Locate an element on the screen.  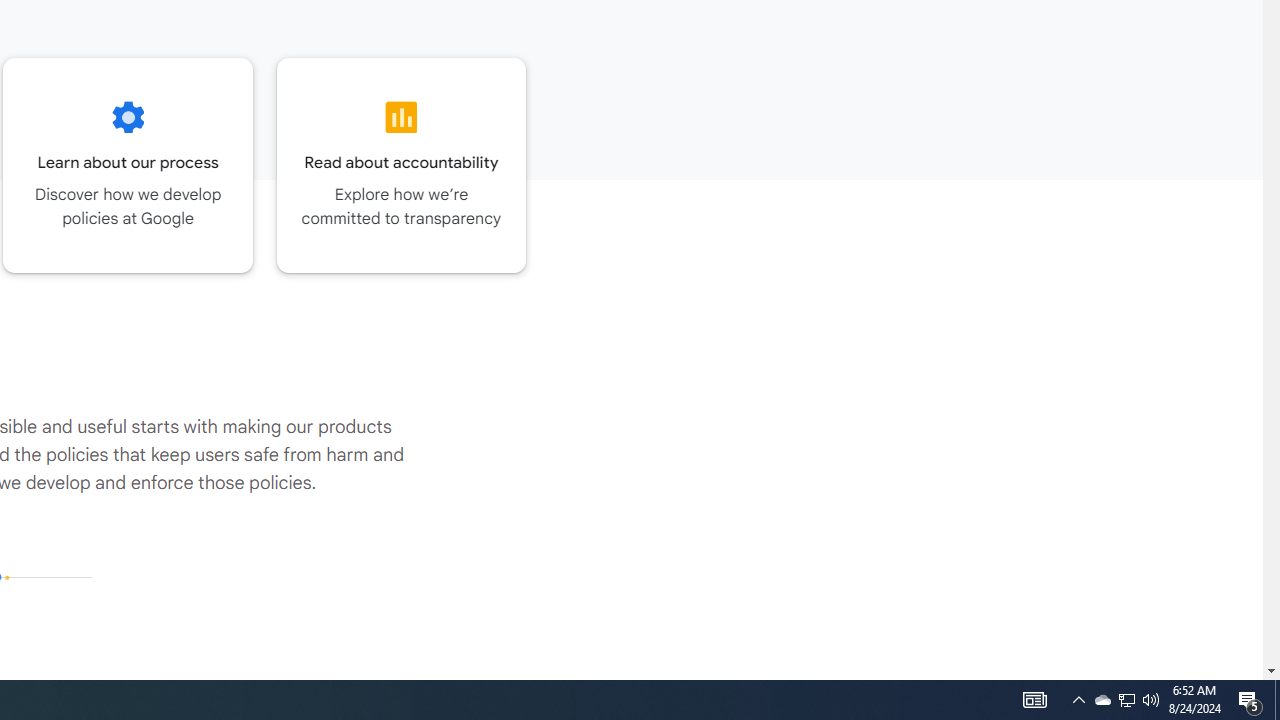
'Go to the Accountability page' is located at coordinates (400, 164).